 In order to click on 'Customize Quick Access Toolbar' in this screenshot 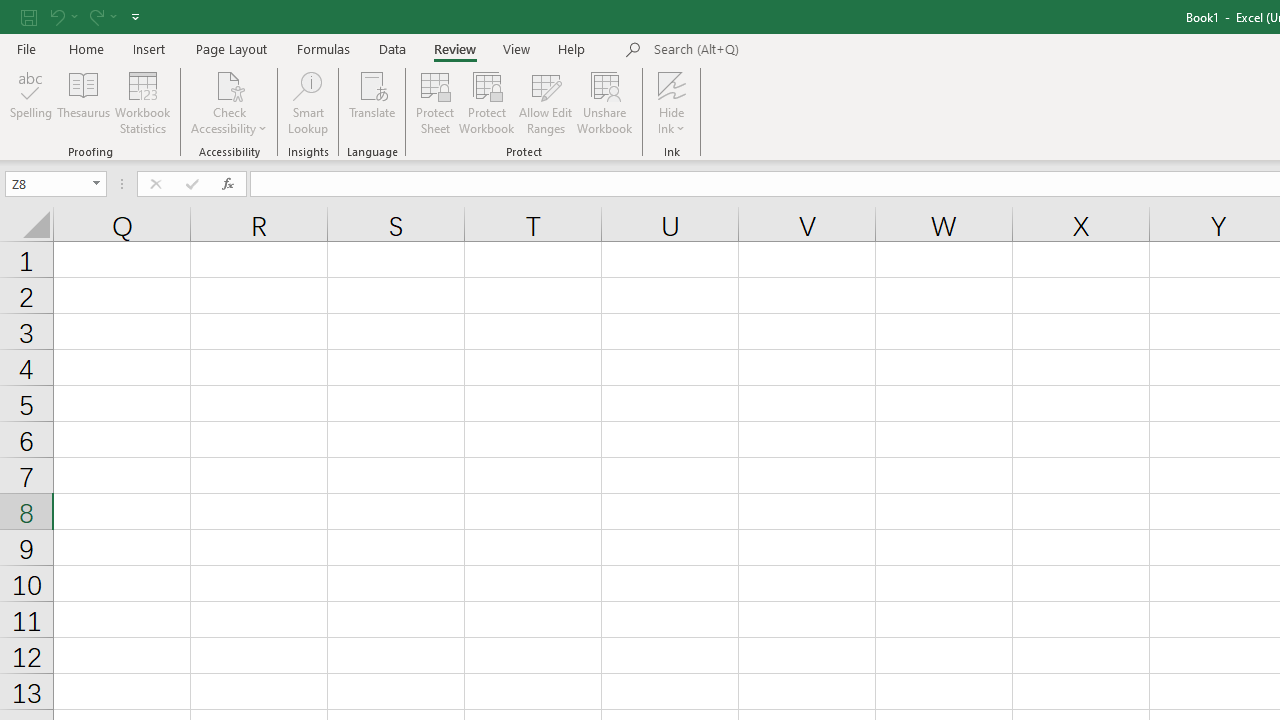, I will do `click(134, 16)`.